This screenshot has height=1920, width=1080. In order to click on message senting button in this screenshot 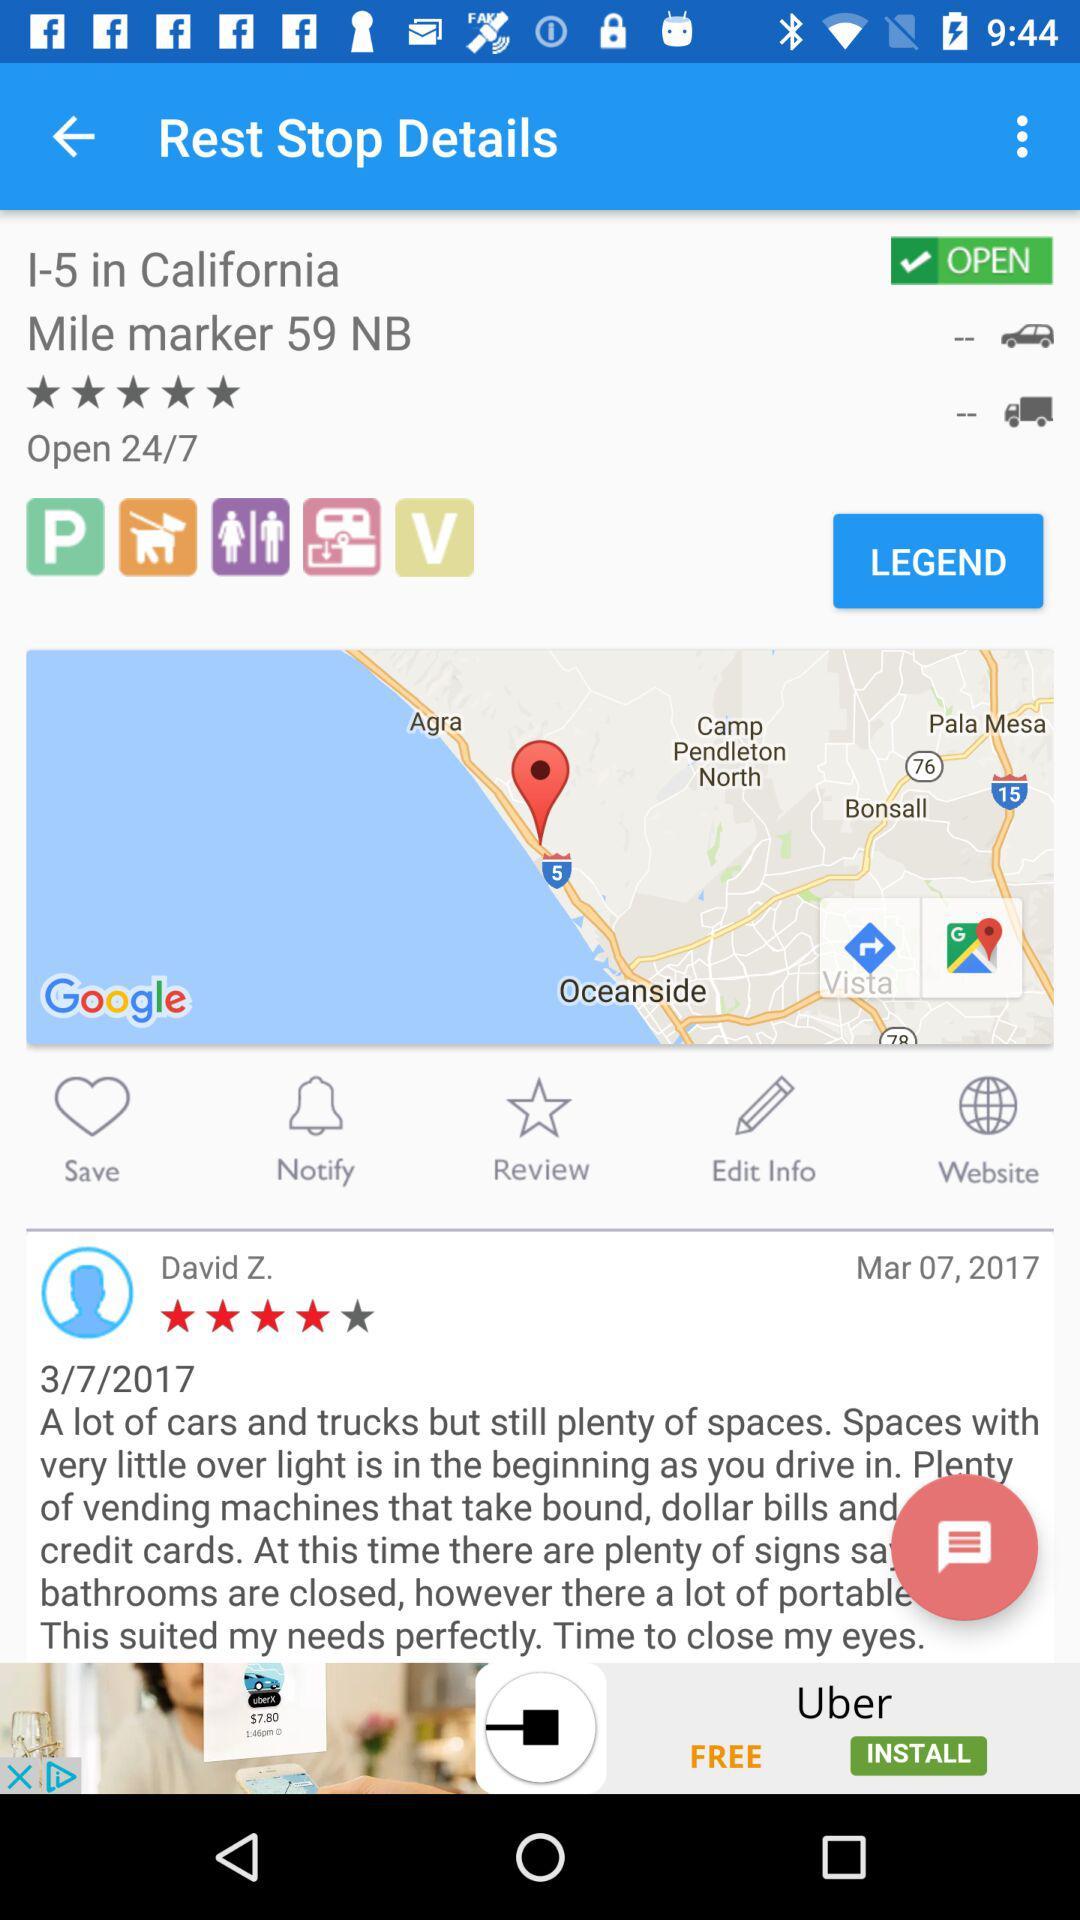, I will do `click(963, 1546)`.